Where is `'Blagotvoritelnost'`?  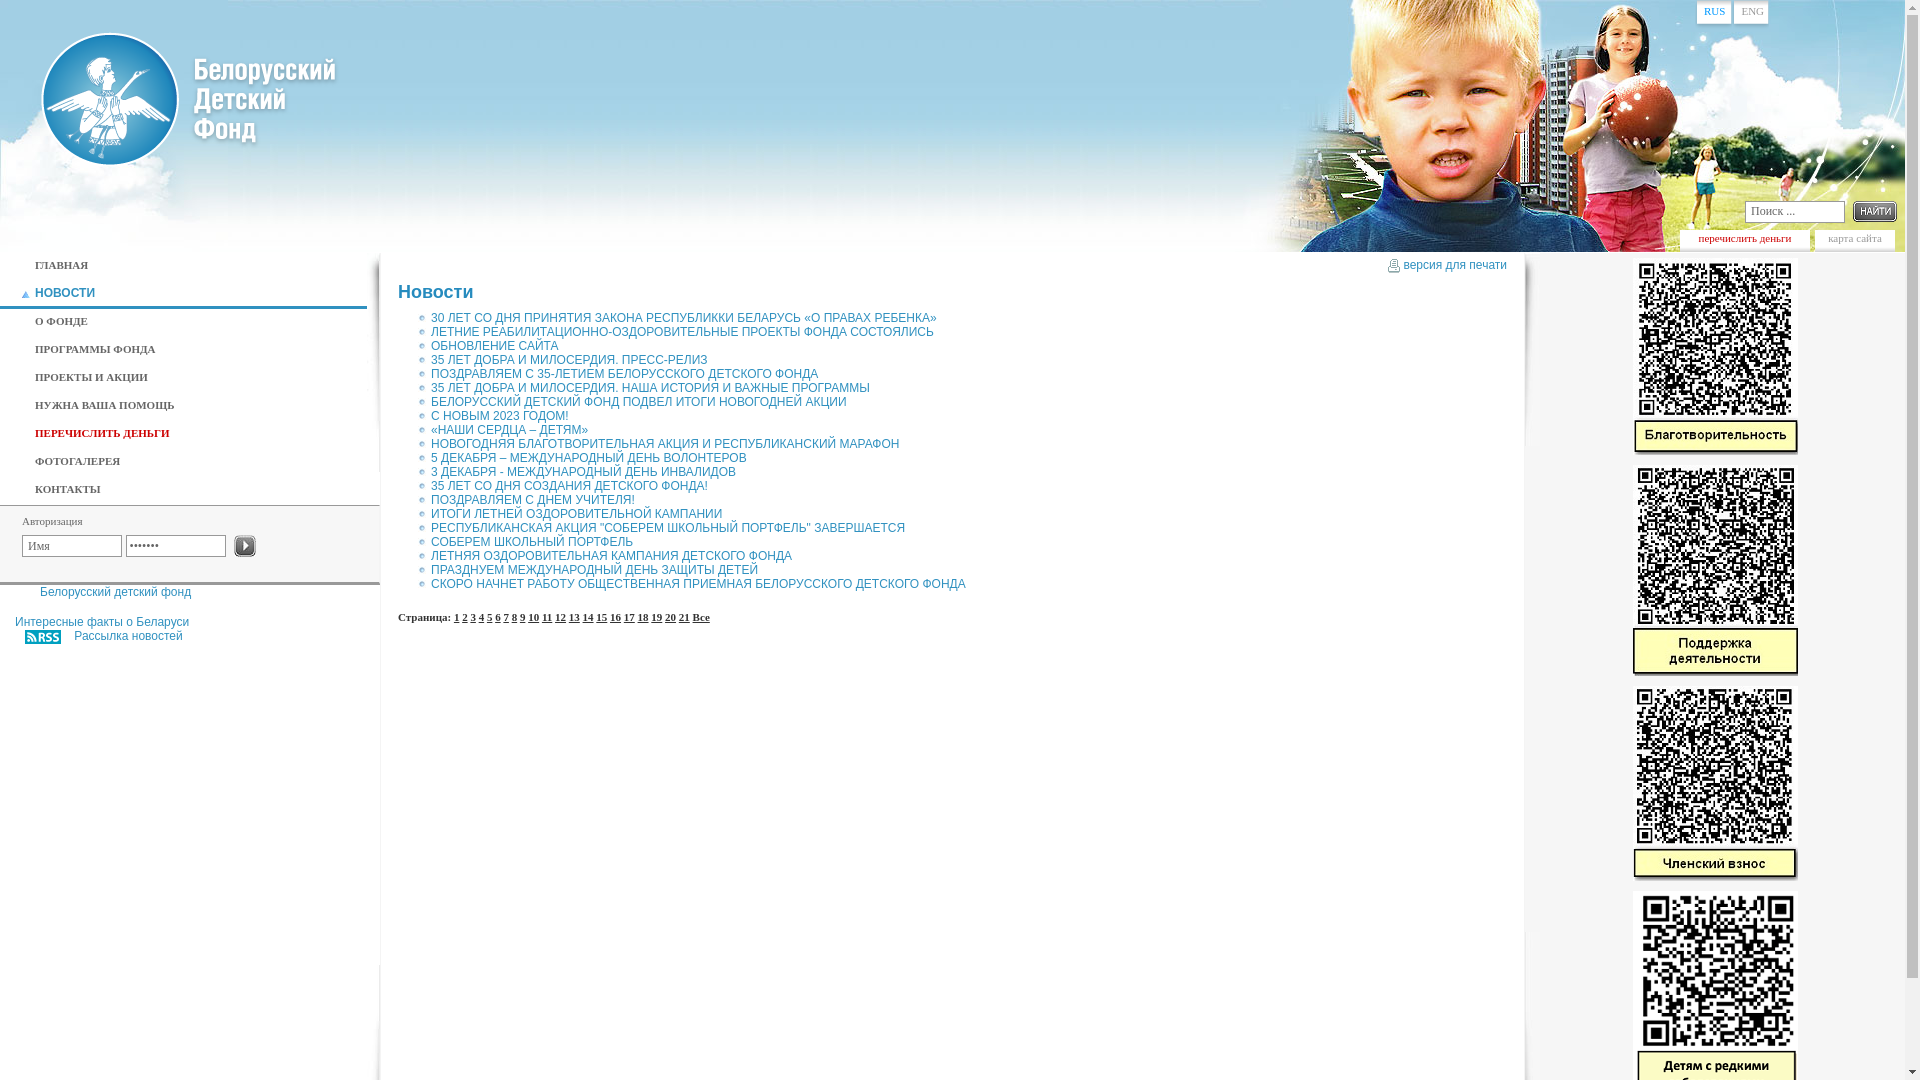 'Blagotvoritelnost' is located at coordinates (1632, 455).